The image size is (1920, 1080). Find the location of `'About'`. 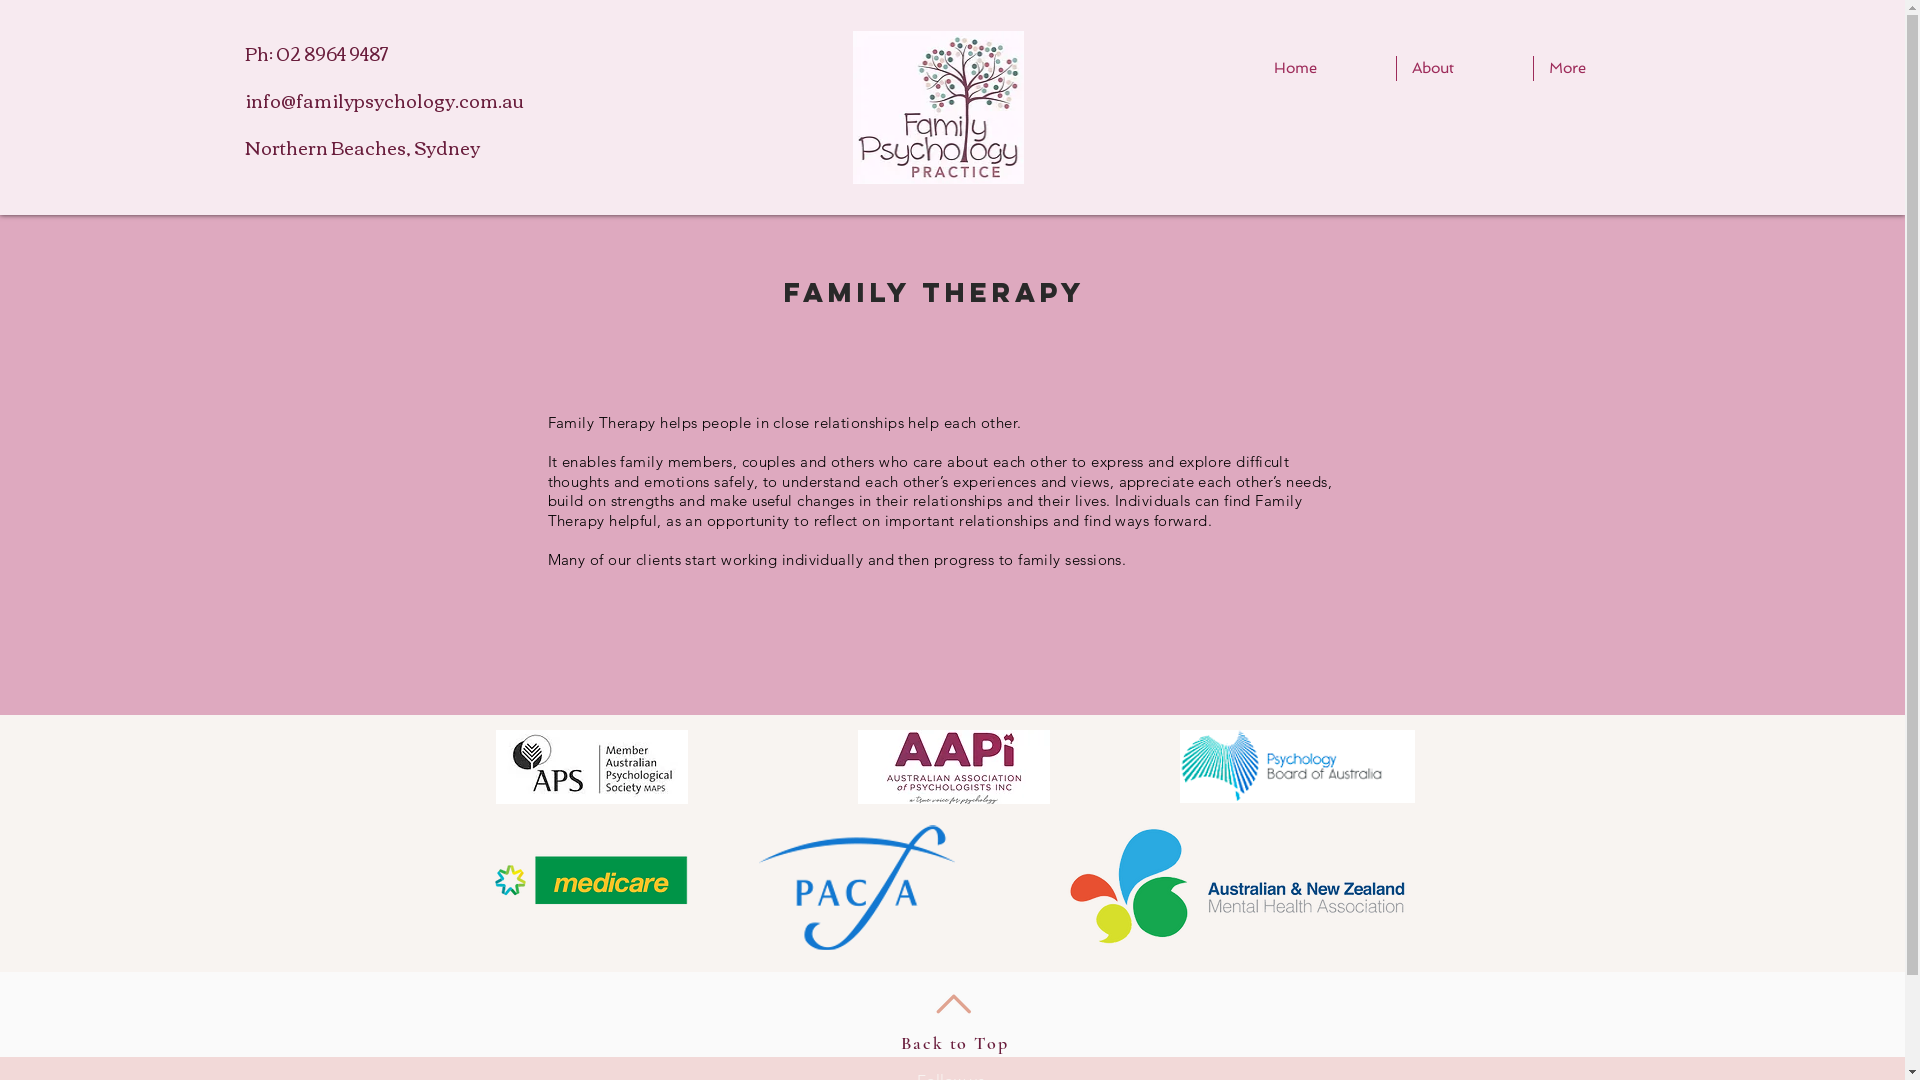

'About' is located at coordinates (1464, 67).